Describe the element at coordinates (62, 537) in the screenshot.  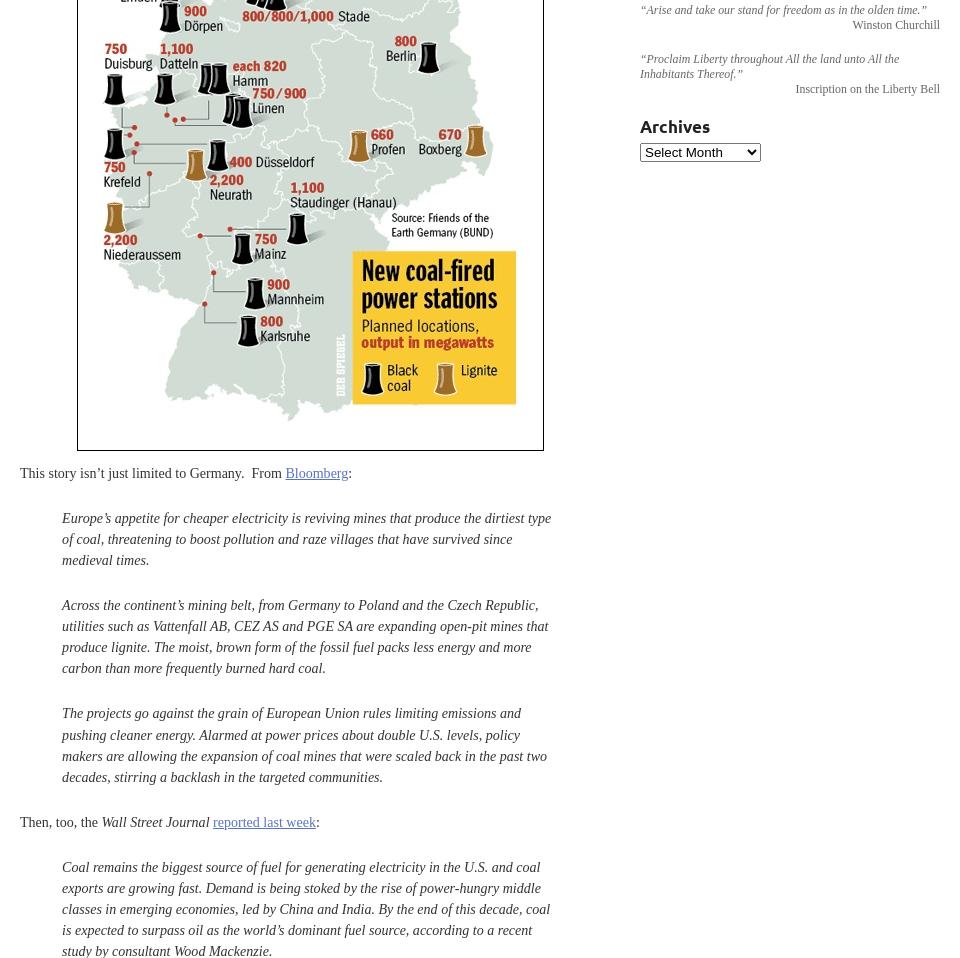
I see `'Europe’s appetite for cheaper electricity is reviving mines that produce the dirtiest type of coal, threatening to boost pollution and raze villages that have survived since medieval times.'` at that location.